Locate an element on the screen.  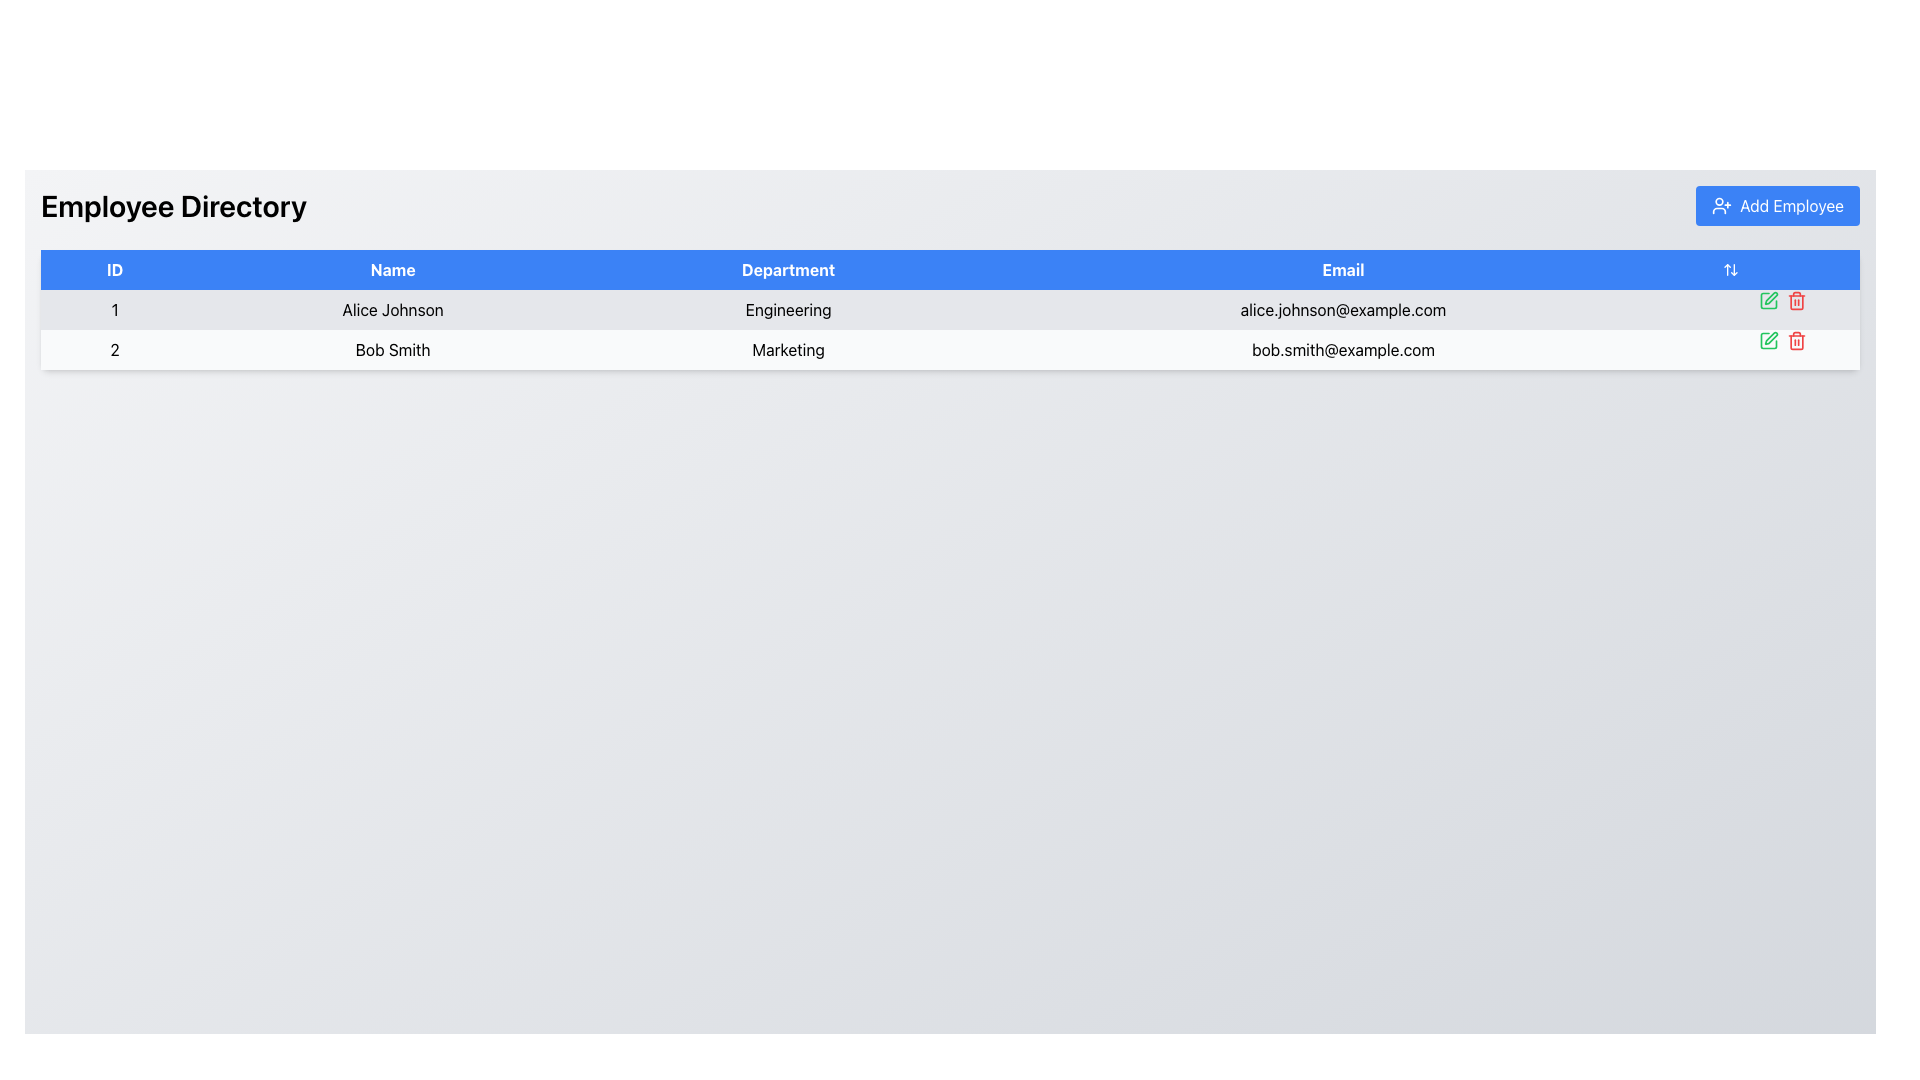
text label displaying 'Marketing' located in the Department column of the second row in the Employee Directory table is located at coordinates (787, 349).